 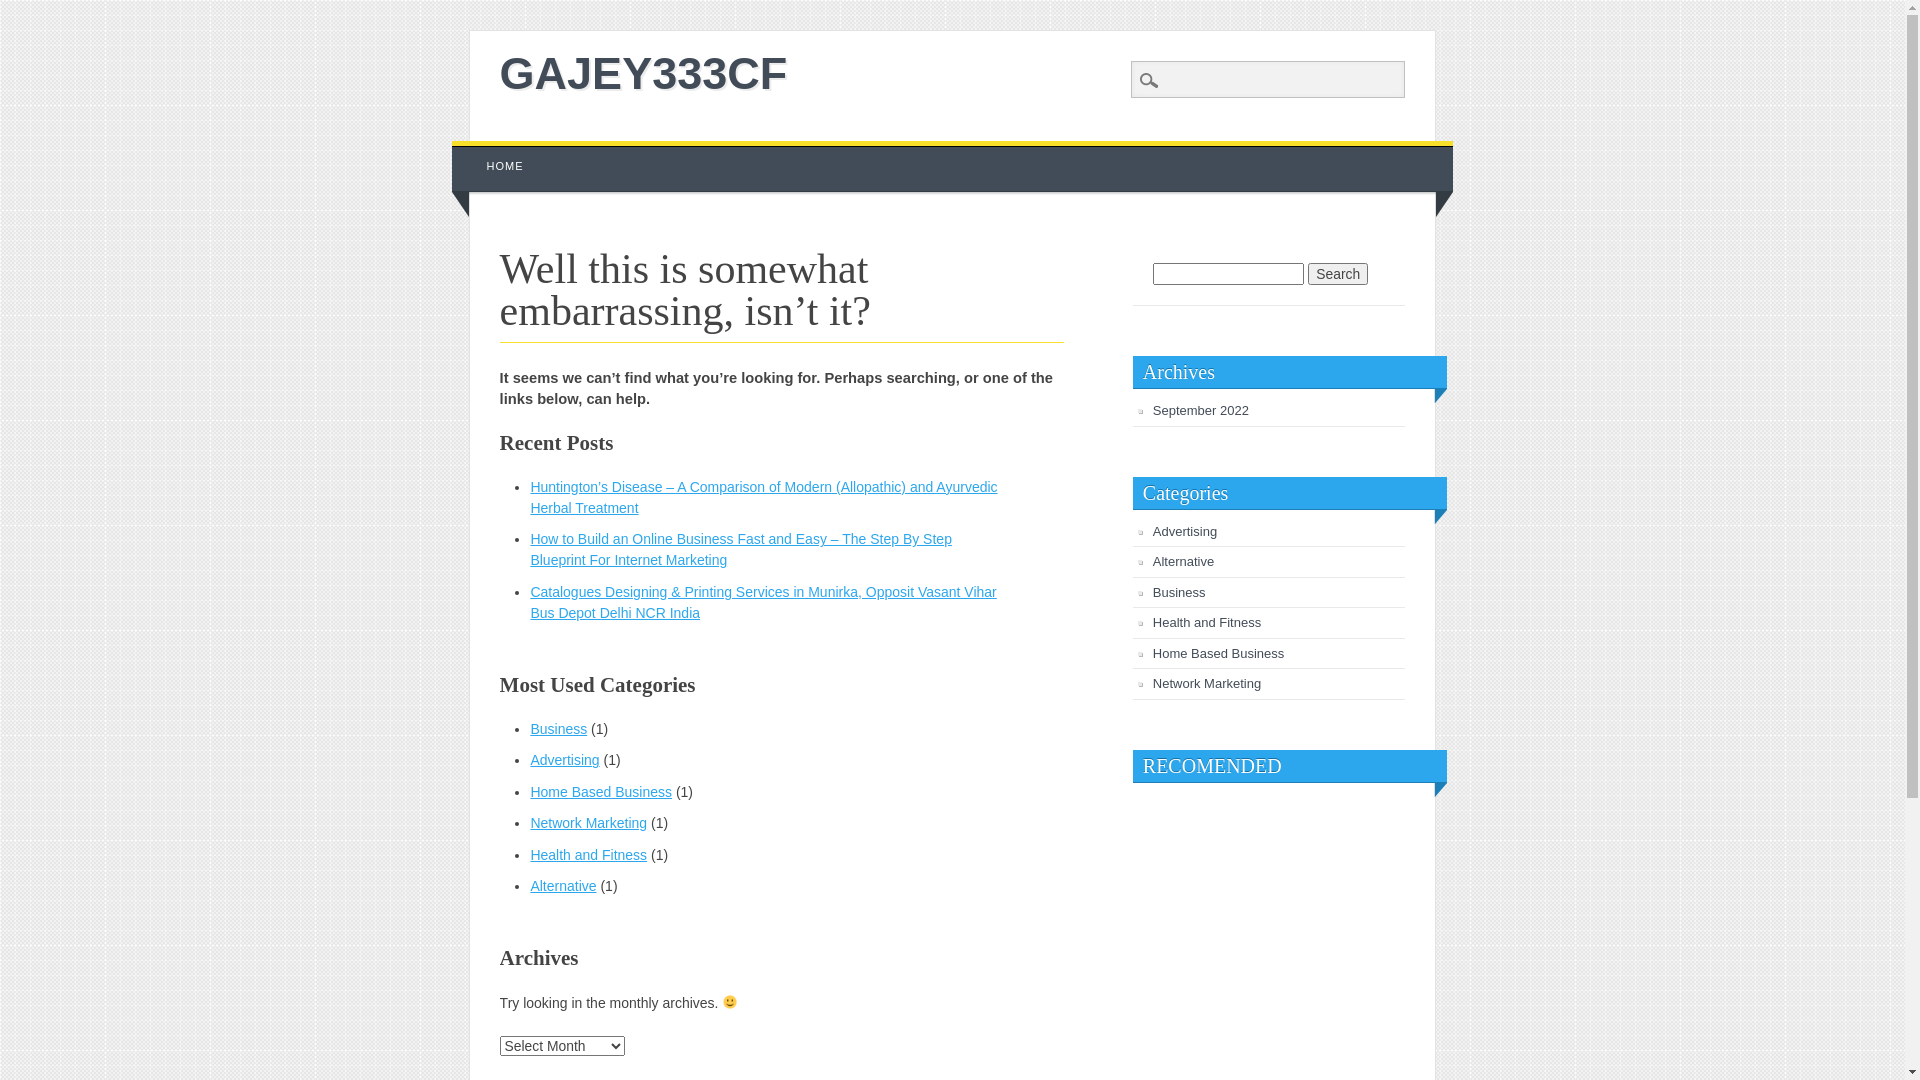 What do you see at coordinates (1185, 530) in the screenshot?
I see `'Advertising'` at bounding box center [1185, 530].